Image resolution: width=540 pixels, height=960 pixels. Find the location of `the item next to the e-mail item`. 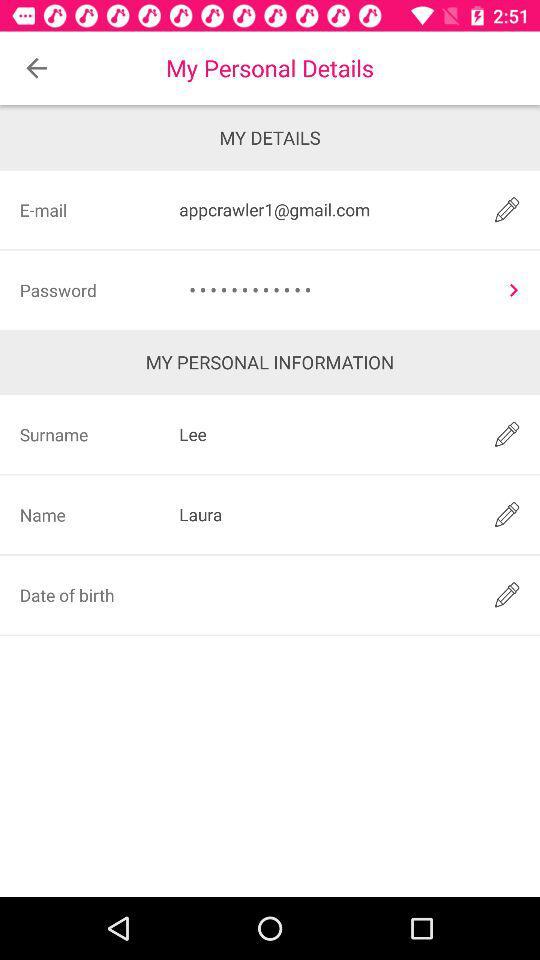

the item next to the e-mail item is located at coordinates (323, 209).